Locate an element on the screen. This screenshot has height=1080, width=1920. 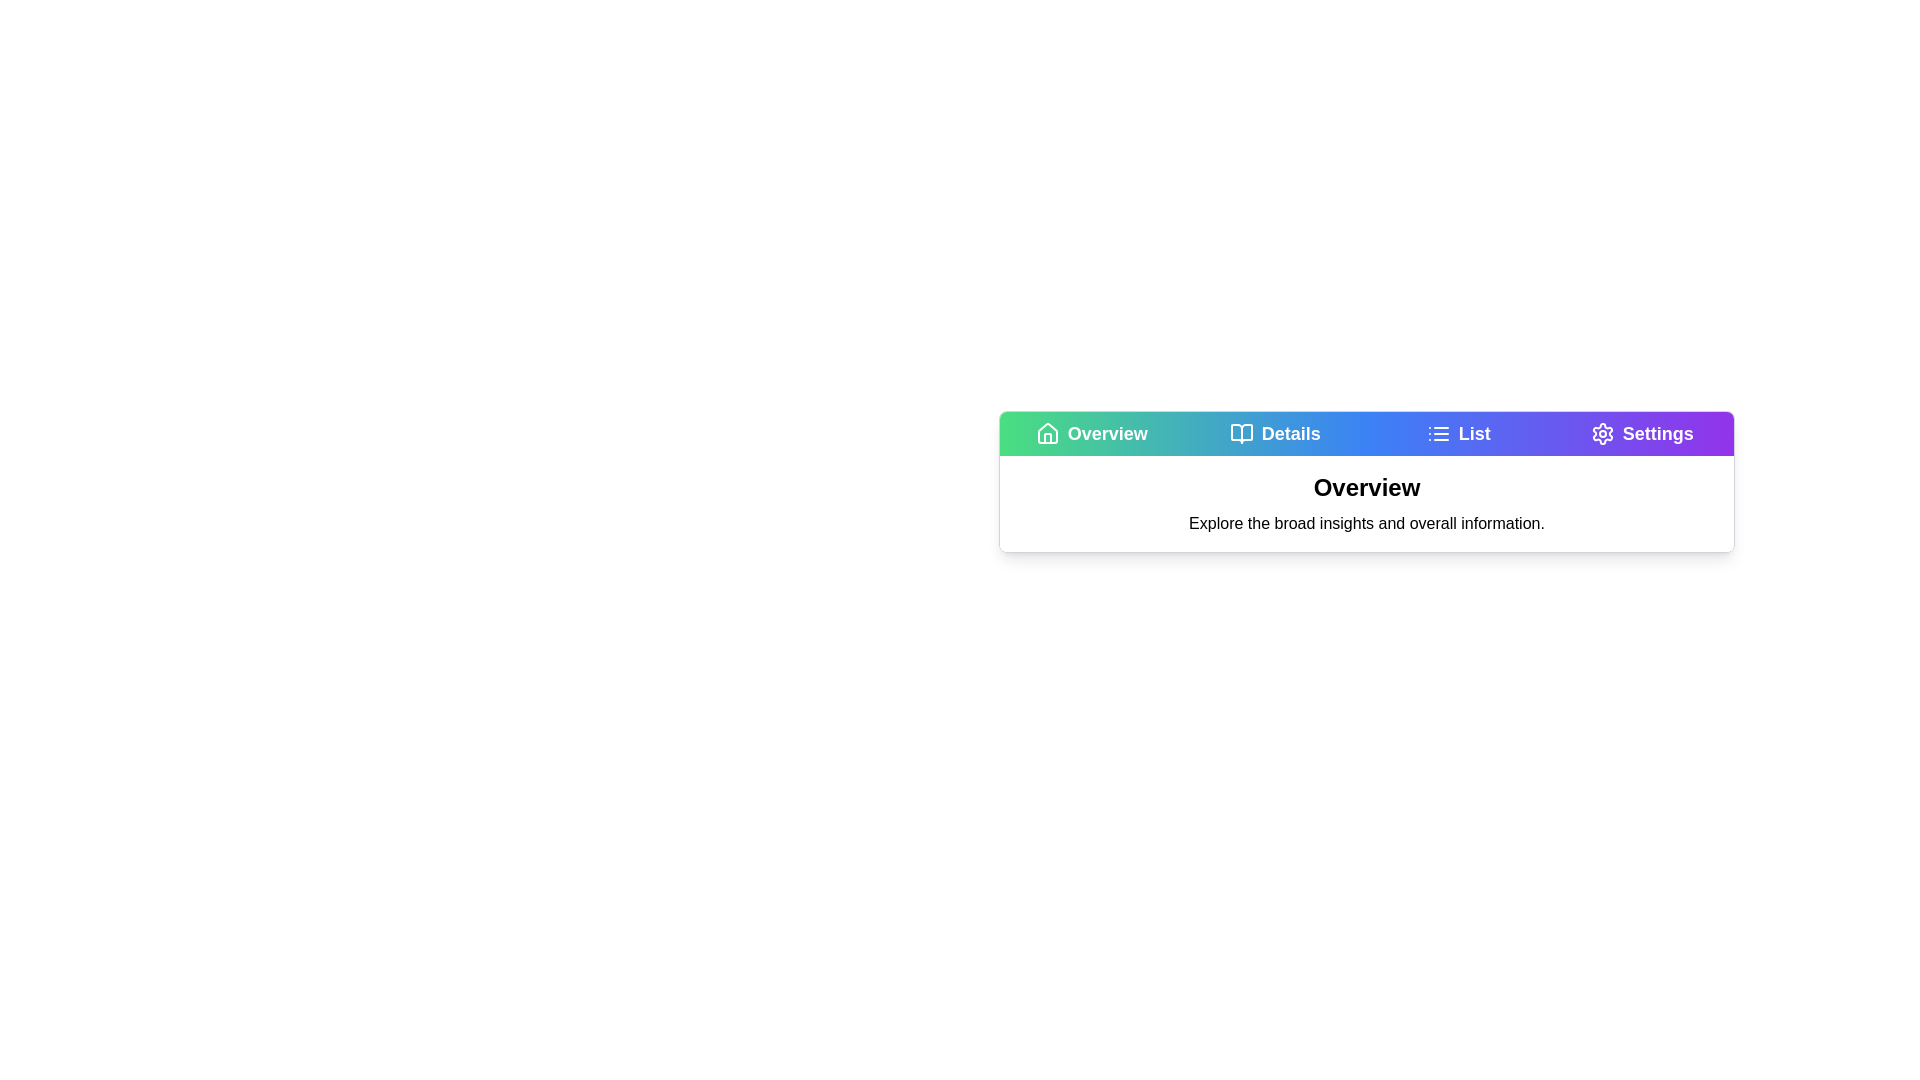
the navigation button located in the top-right corner of the interface is located at coordinates (1642, 433).